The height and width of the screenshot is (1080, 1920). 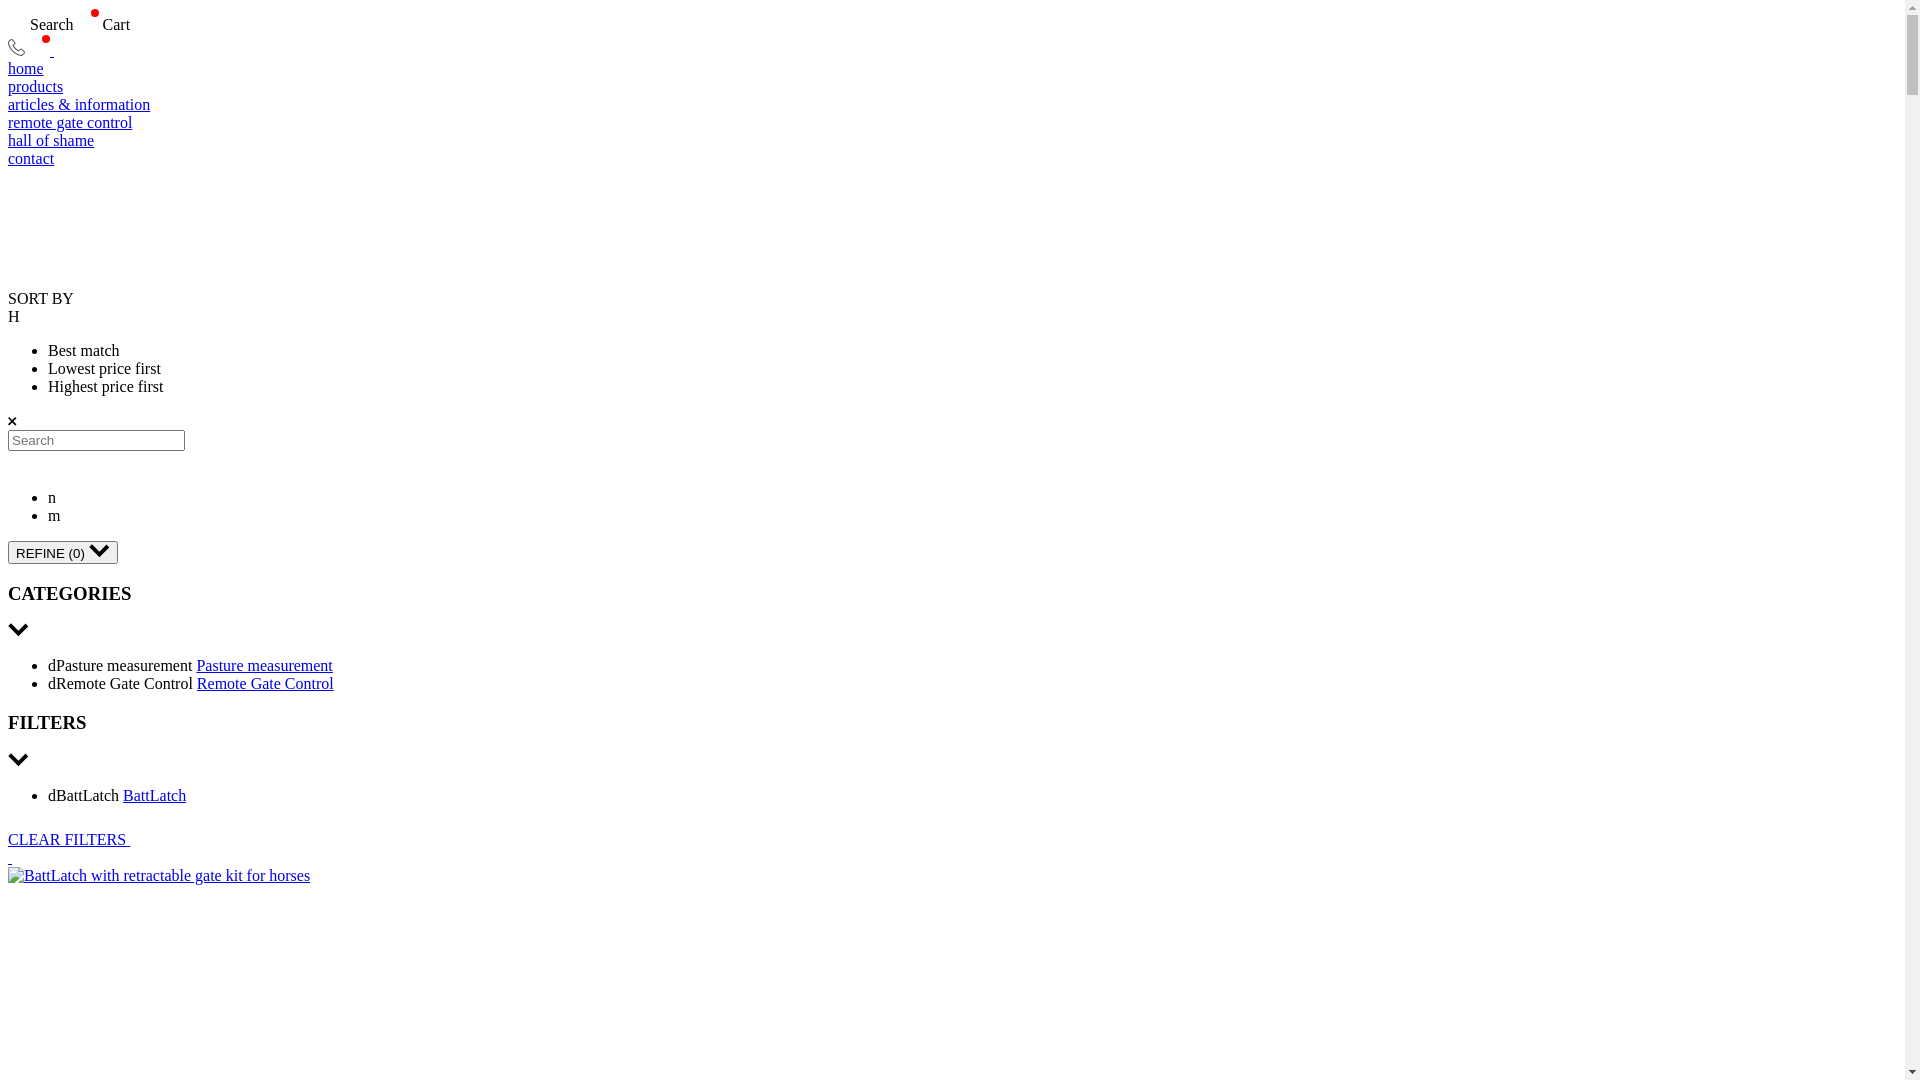 I want to click on 'remote gate control', so click(x=951, y=123).